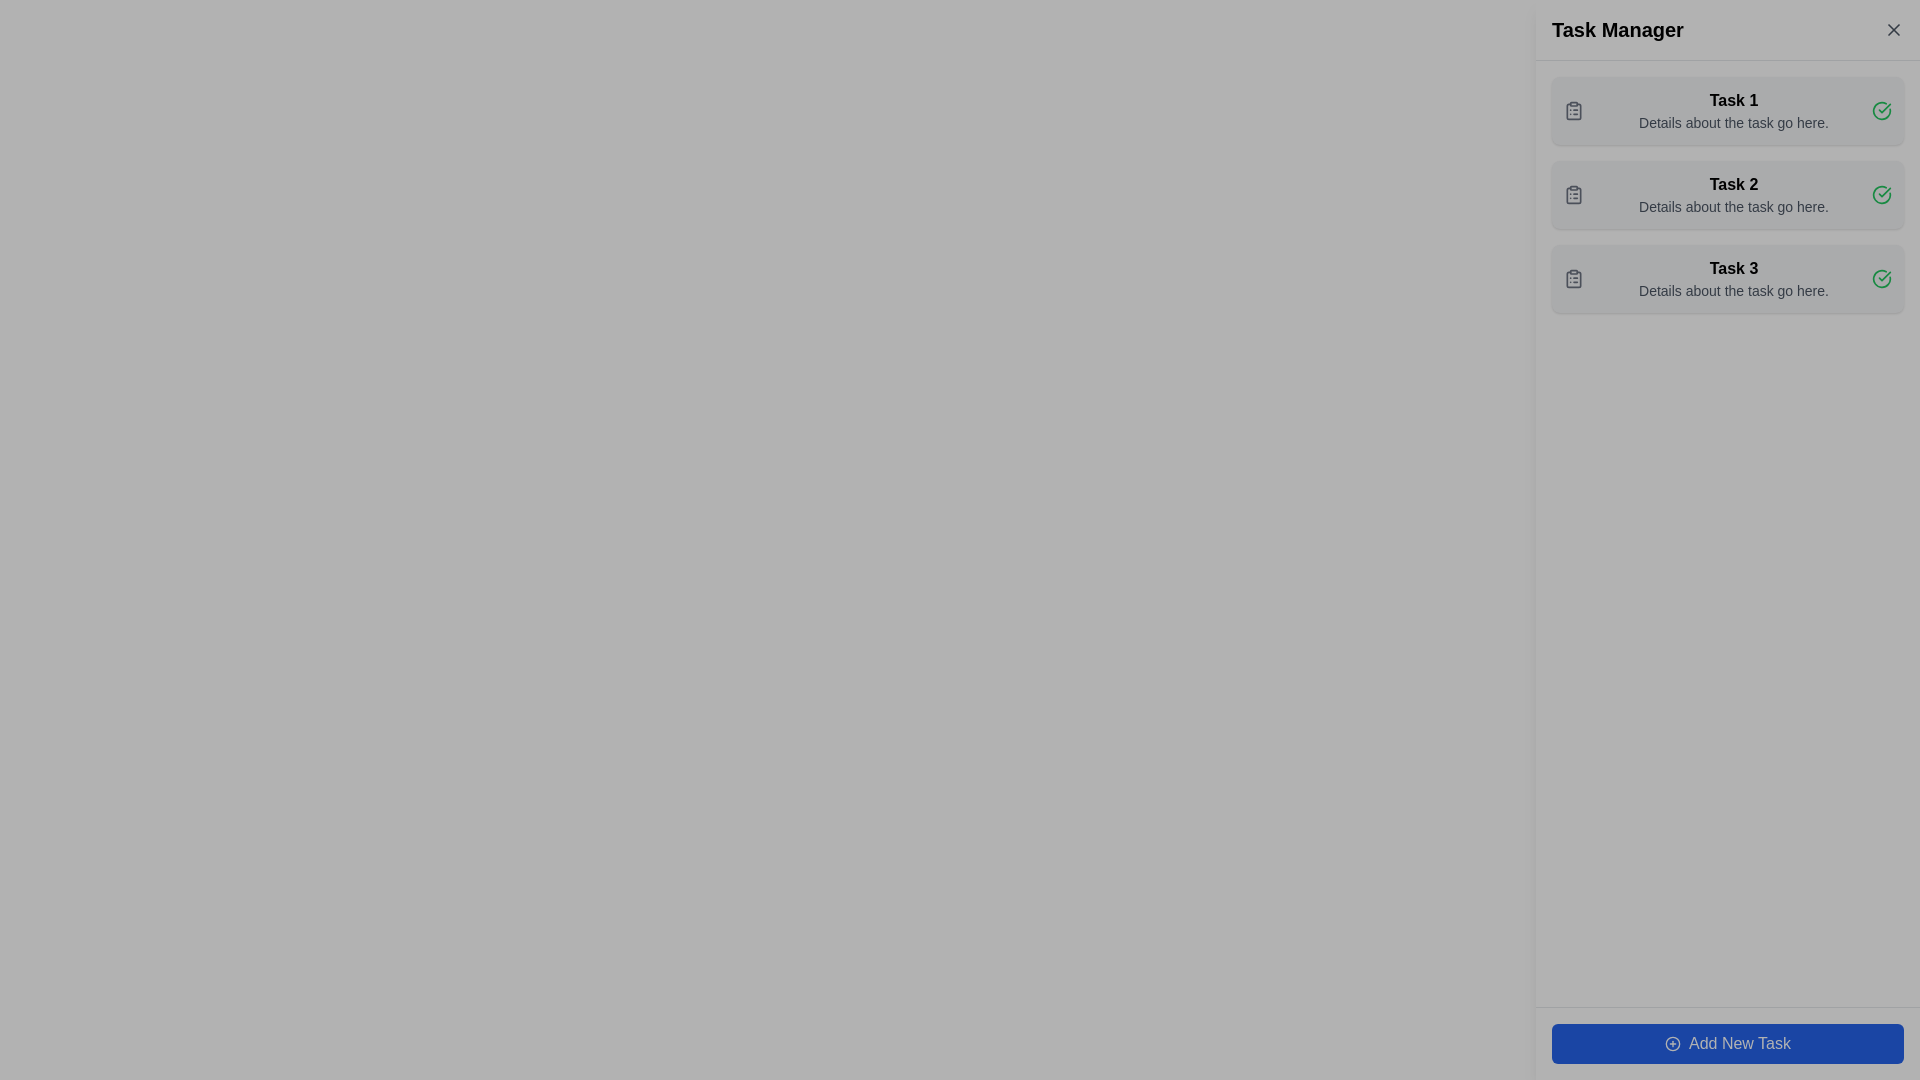 The image size is (1920, 1080). What do you see at coordinates (1732, 290) in the screenshot?
I see `the text label displaying 'Details about the task go here.' which is styled in gray color and located below the header 'Task 3'` at bounding box center [1732, 290].